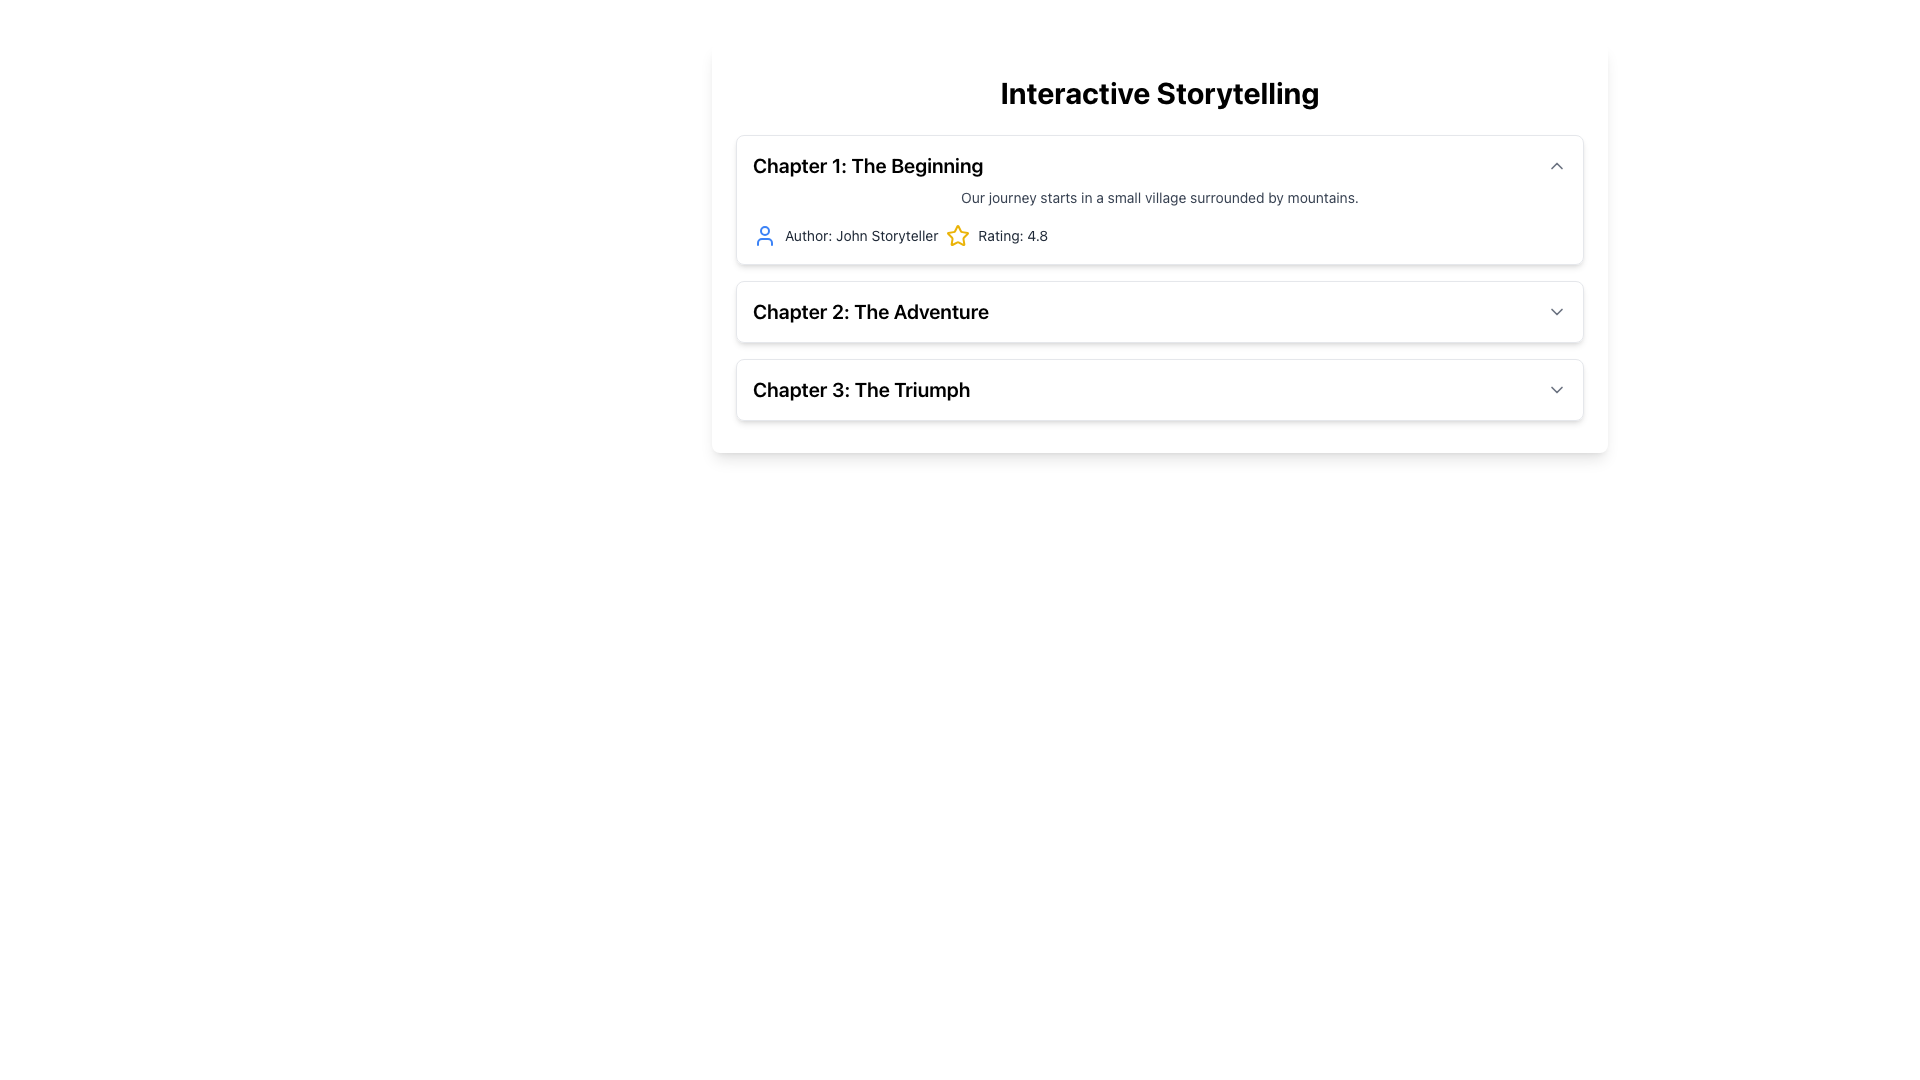  What do you see at coordinates (1555, 389) in the screenshot?
I see `the downward-pointing chevron icon at the far right of the header labeled 'Chapter 3: The Triumph'` at bounding box center [1555, 389].